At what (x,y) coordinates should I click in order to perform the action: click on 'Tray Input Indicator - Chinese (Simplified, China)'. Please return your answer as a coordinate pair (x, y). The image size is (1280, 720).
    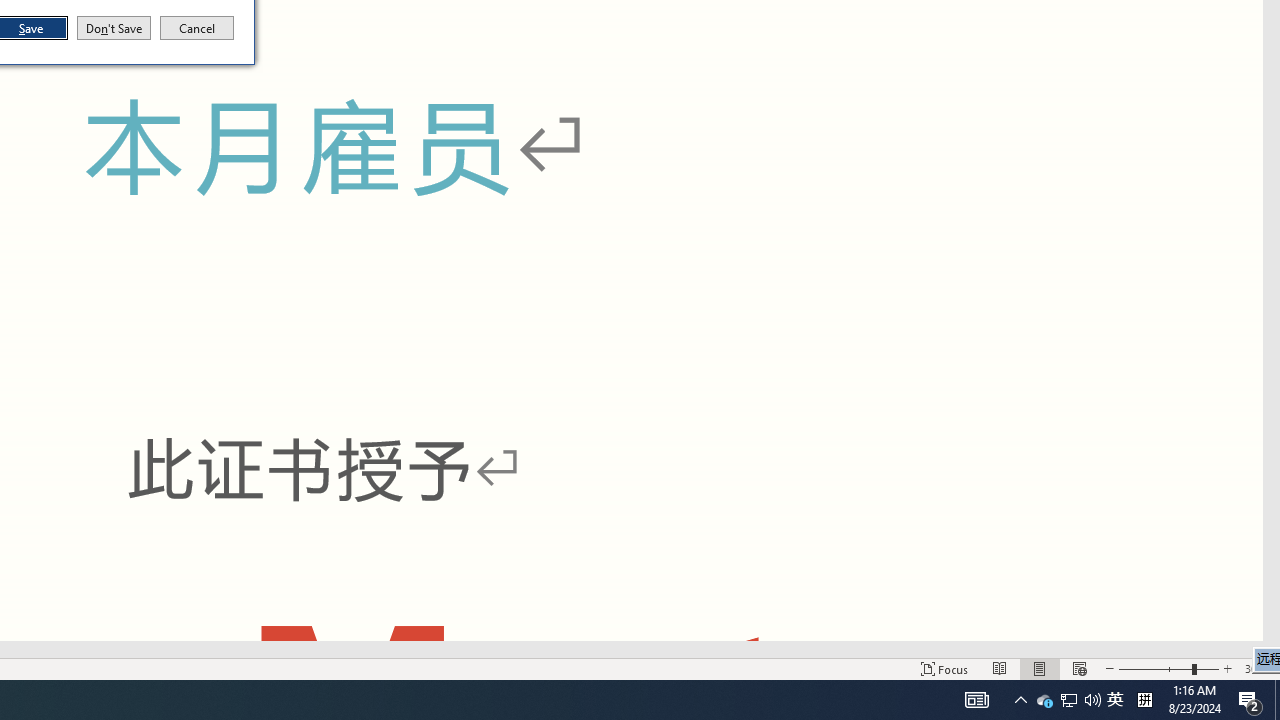
    Looking at the image, I should click on (1114, 698).